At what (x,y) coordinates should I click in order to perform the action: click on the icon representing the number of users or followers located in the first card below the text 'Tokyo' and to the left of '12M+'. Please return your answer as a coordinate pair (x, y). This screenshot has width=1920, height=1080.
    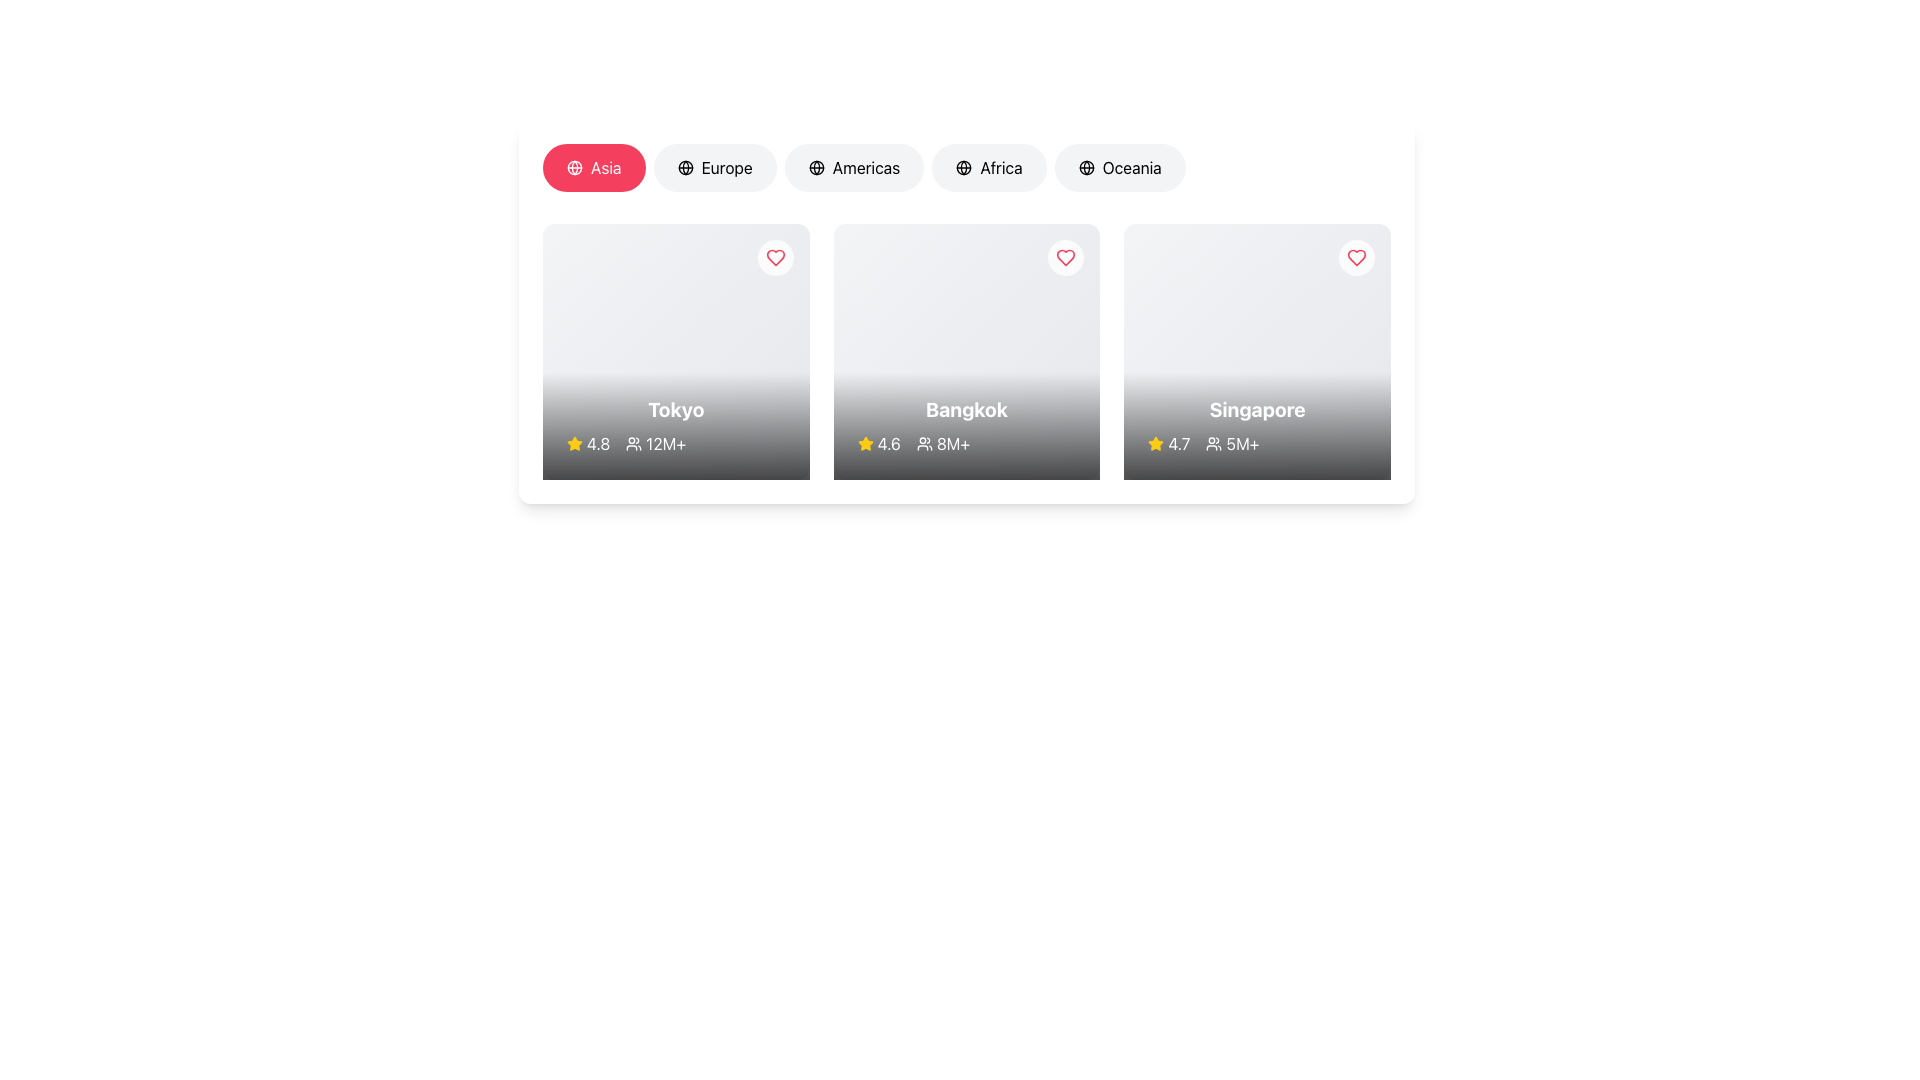
    Looking at the image, I should click on (633, 442).